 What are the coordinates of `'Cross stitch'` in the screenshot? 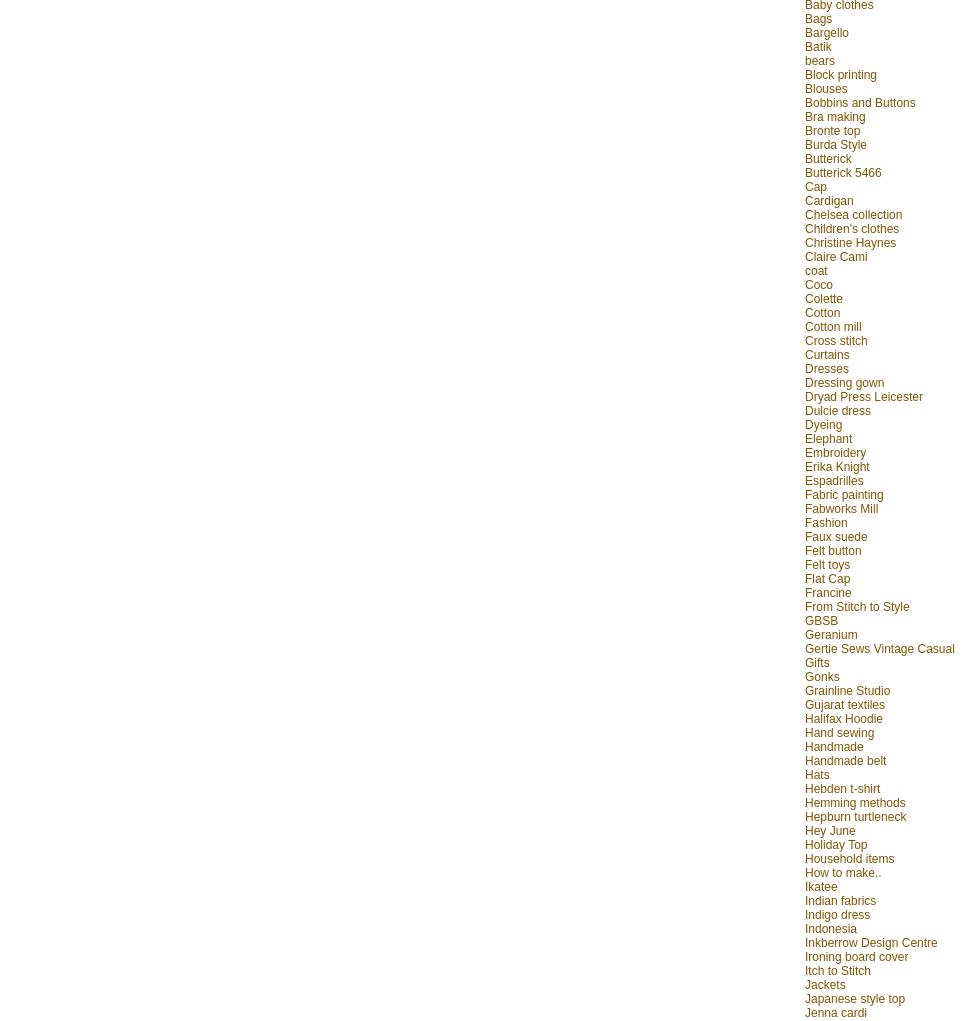 It's located at (804, 338).